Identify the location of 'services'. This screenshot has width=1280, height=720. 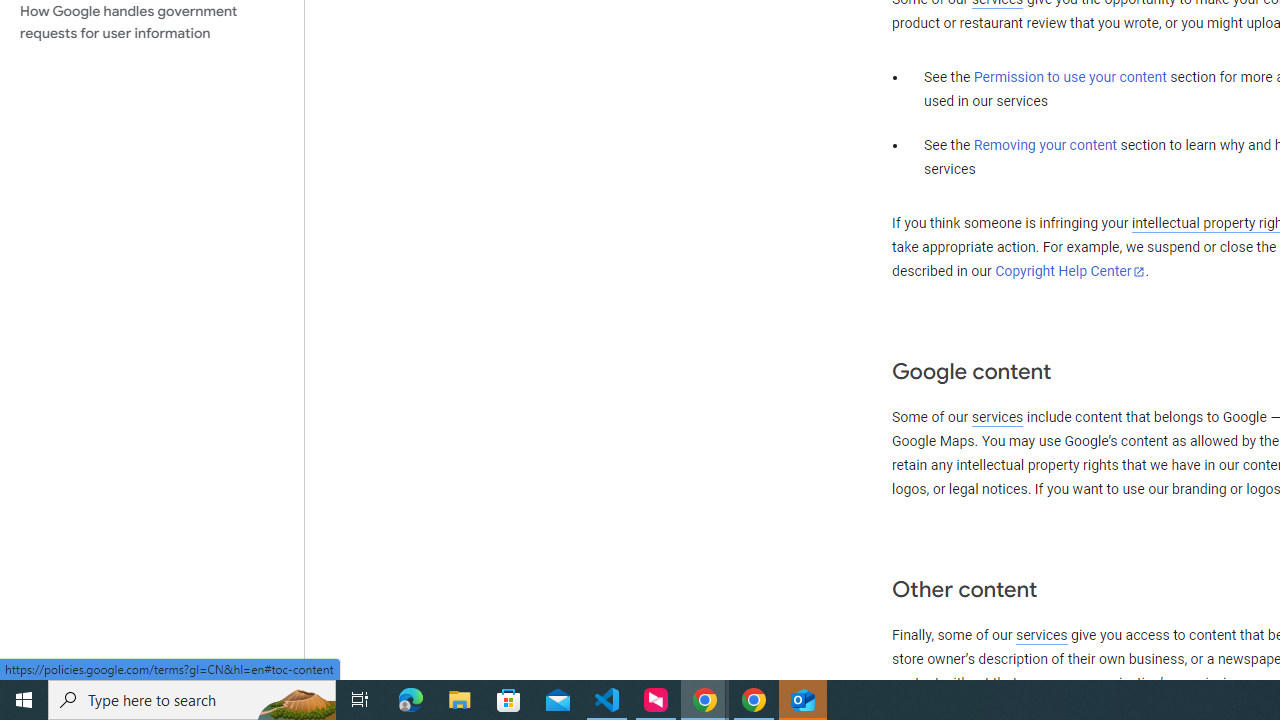
(1040, 635).